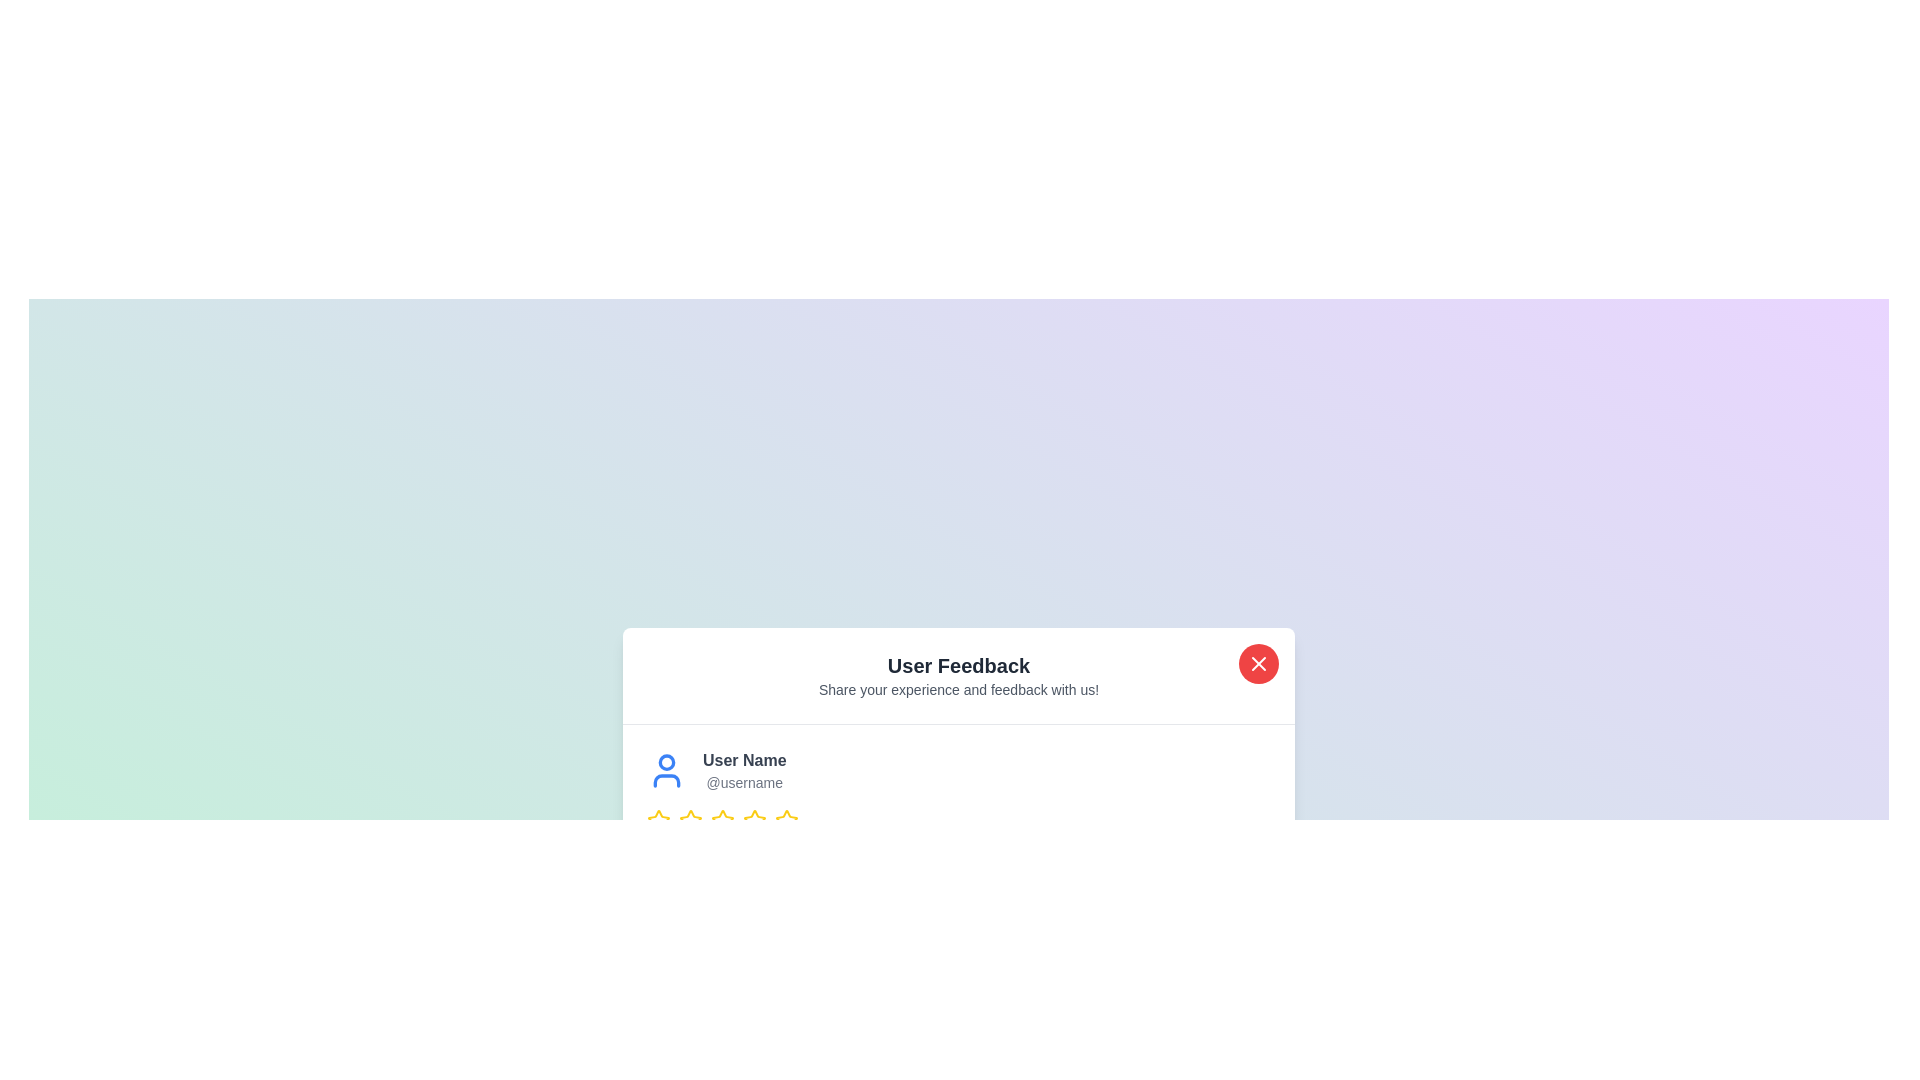  I want to click on the eighth star icon in the rating system, so click(786, 820).